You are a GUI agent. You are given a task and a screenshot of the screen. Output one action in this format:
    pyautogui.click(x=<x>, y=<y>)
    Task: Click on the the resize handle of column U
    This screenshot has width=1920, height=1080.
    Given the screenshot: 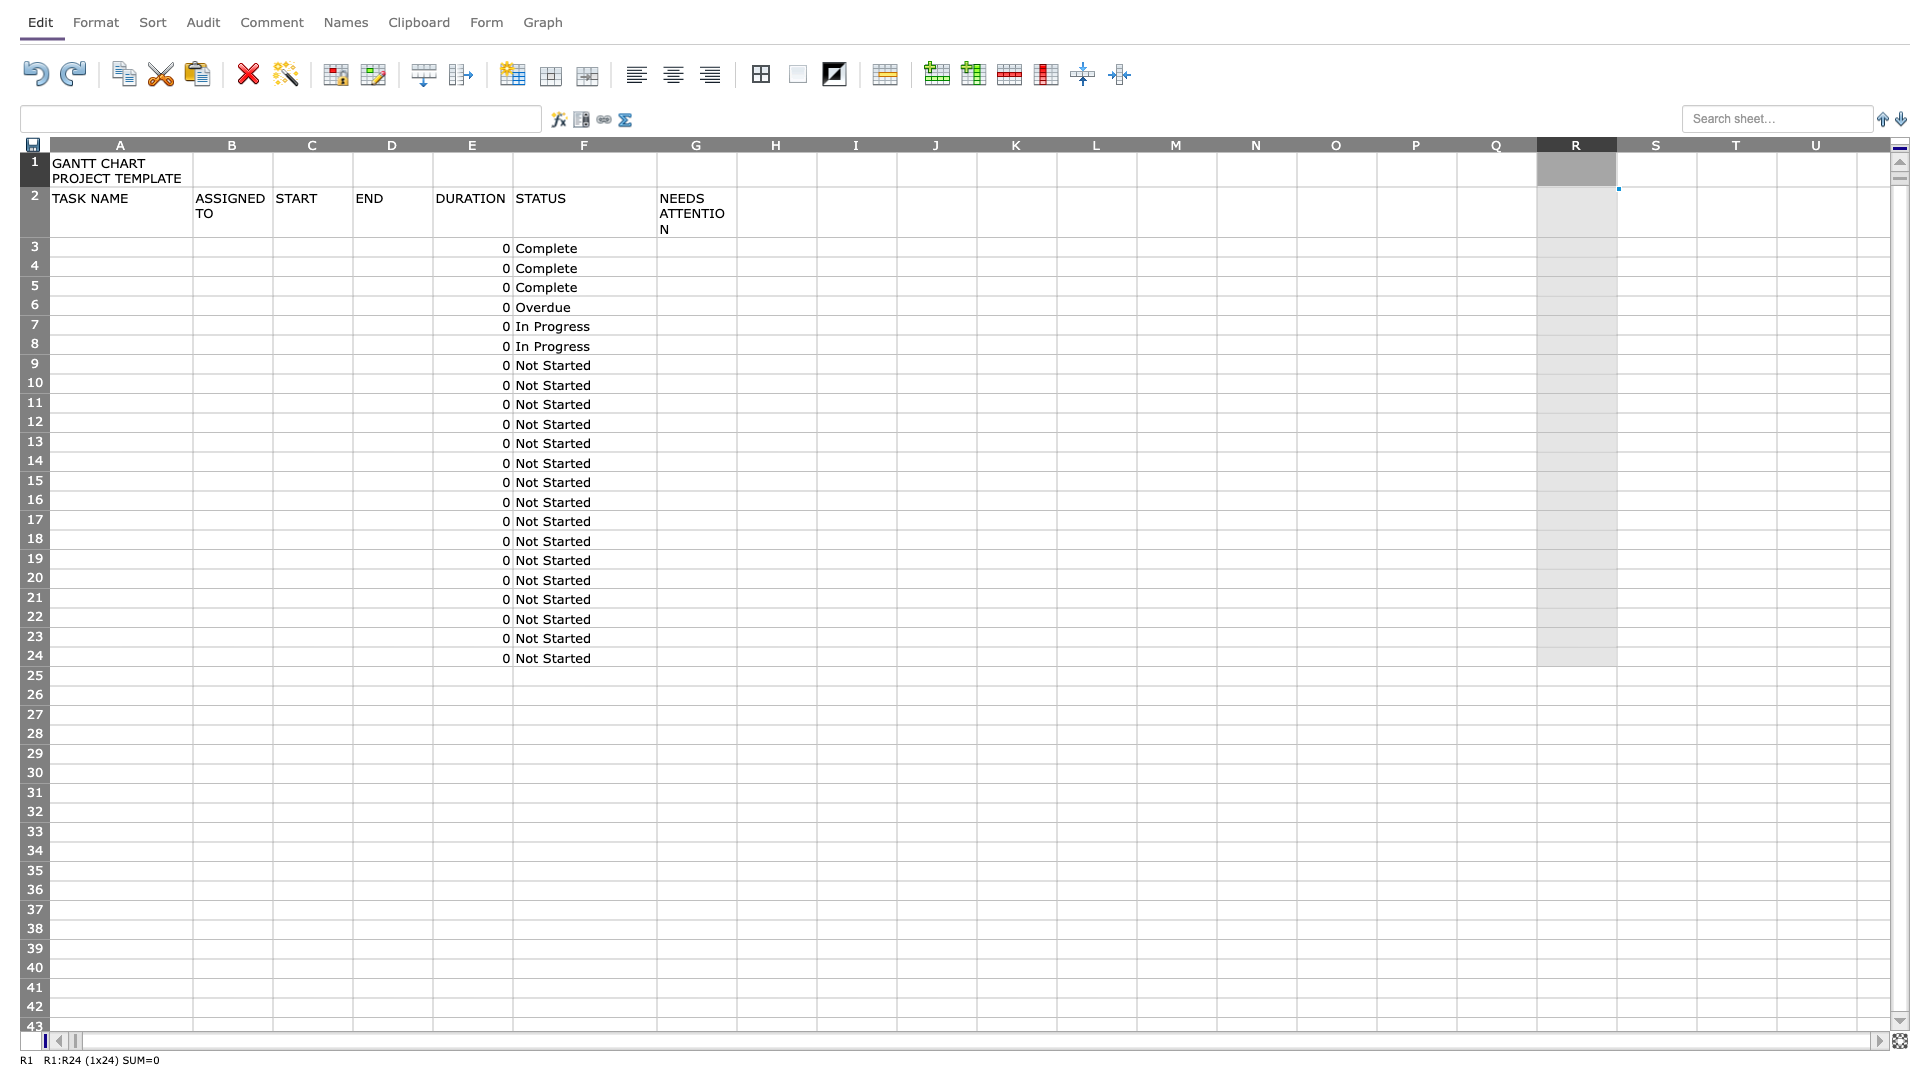 What is the action you would take?
    pyautogui.click(x=1856, y=143)
    